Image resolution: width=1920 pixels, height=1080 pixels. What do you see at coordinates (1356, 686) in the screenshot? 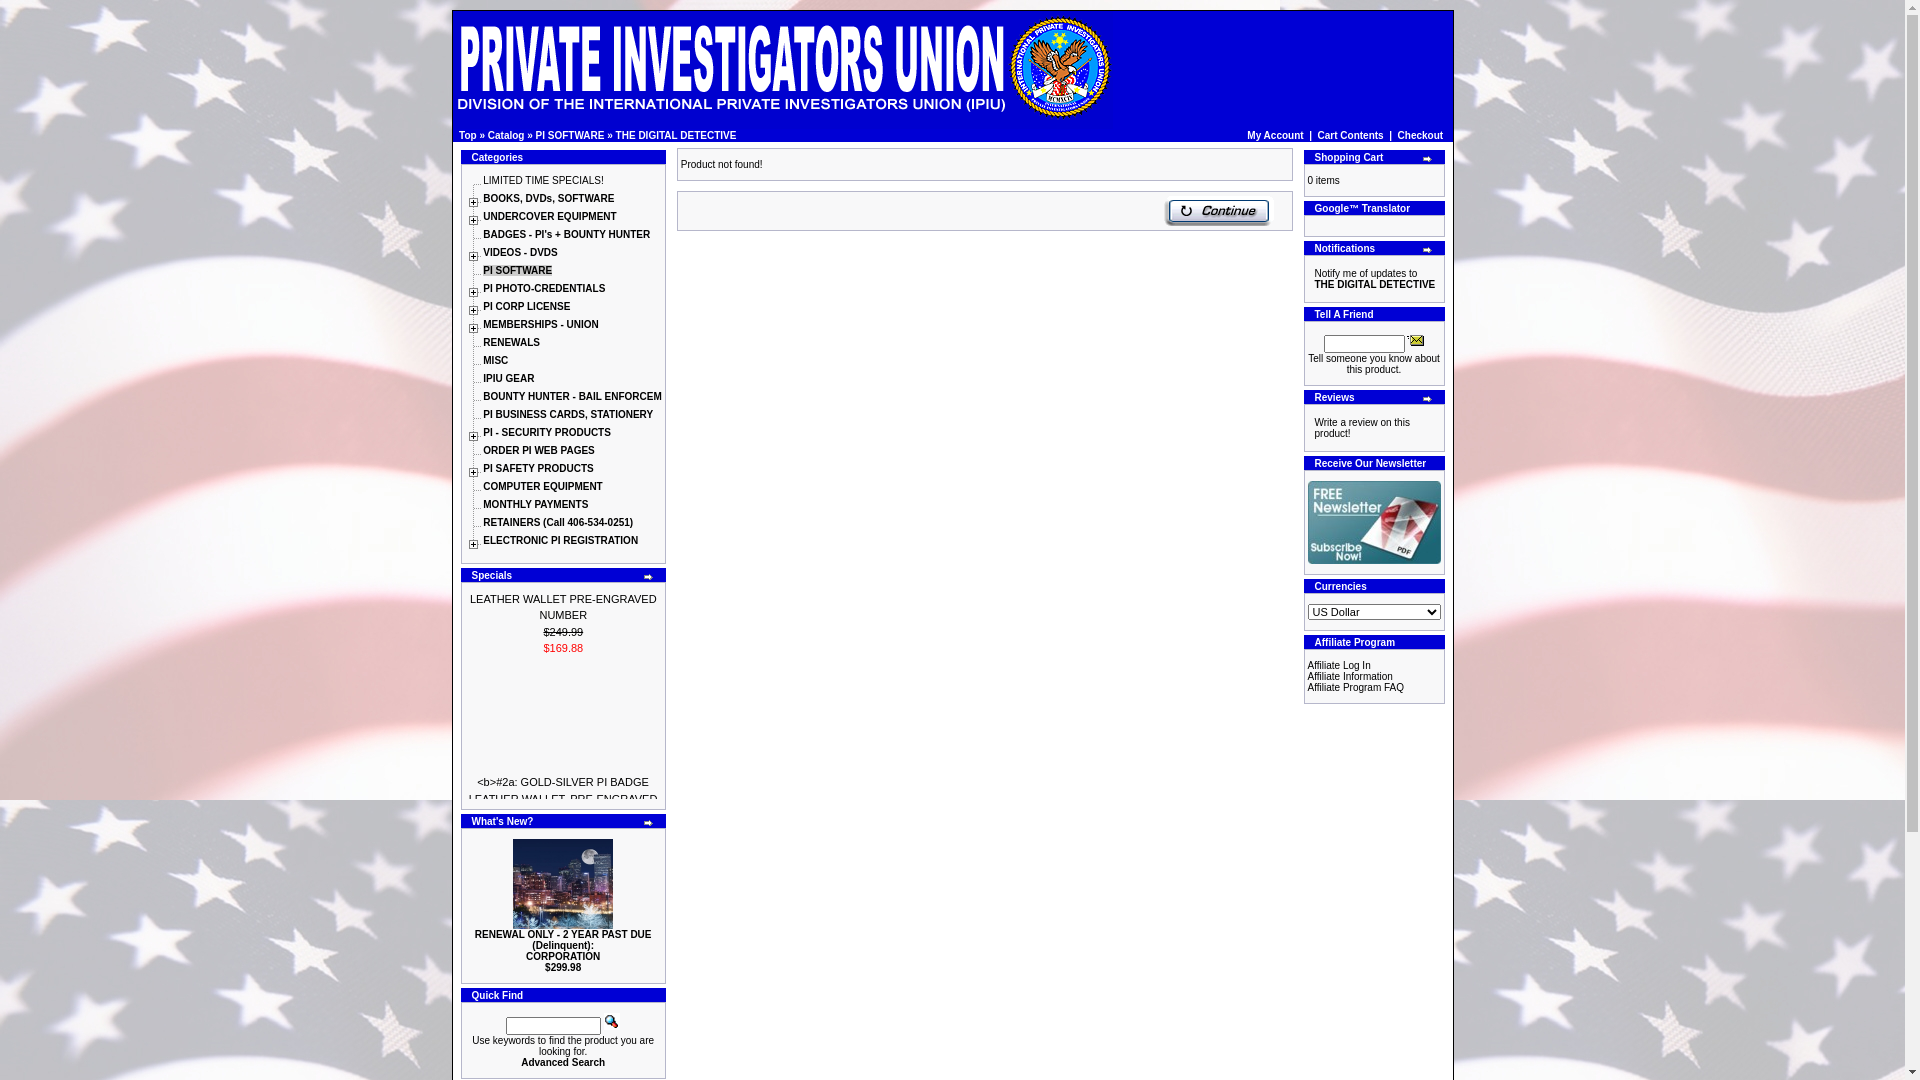
I see `'Affiliate Program FAQ'` at bounding box center [1356, 686].